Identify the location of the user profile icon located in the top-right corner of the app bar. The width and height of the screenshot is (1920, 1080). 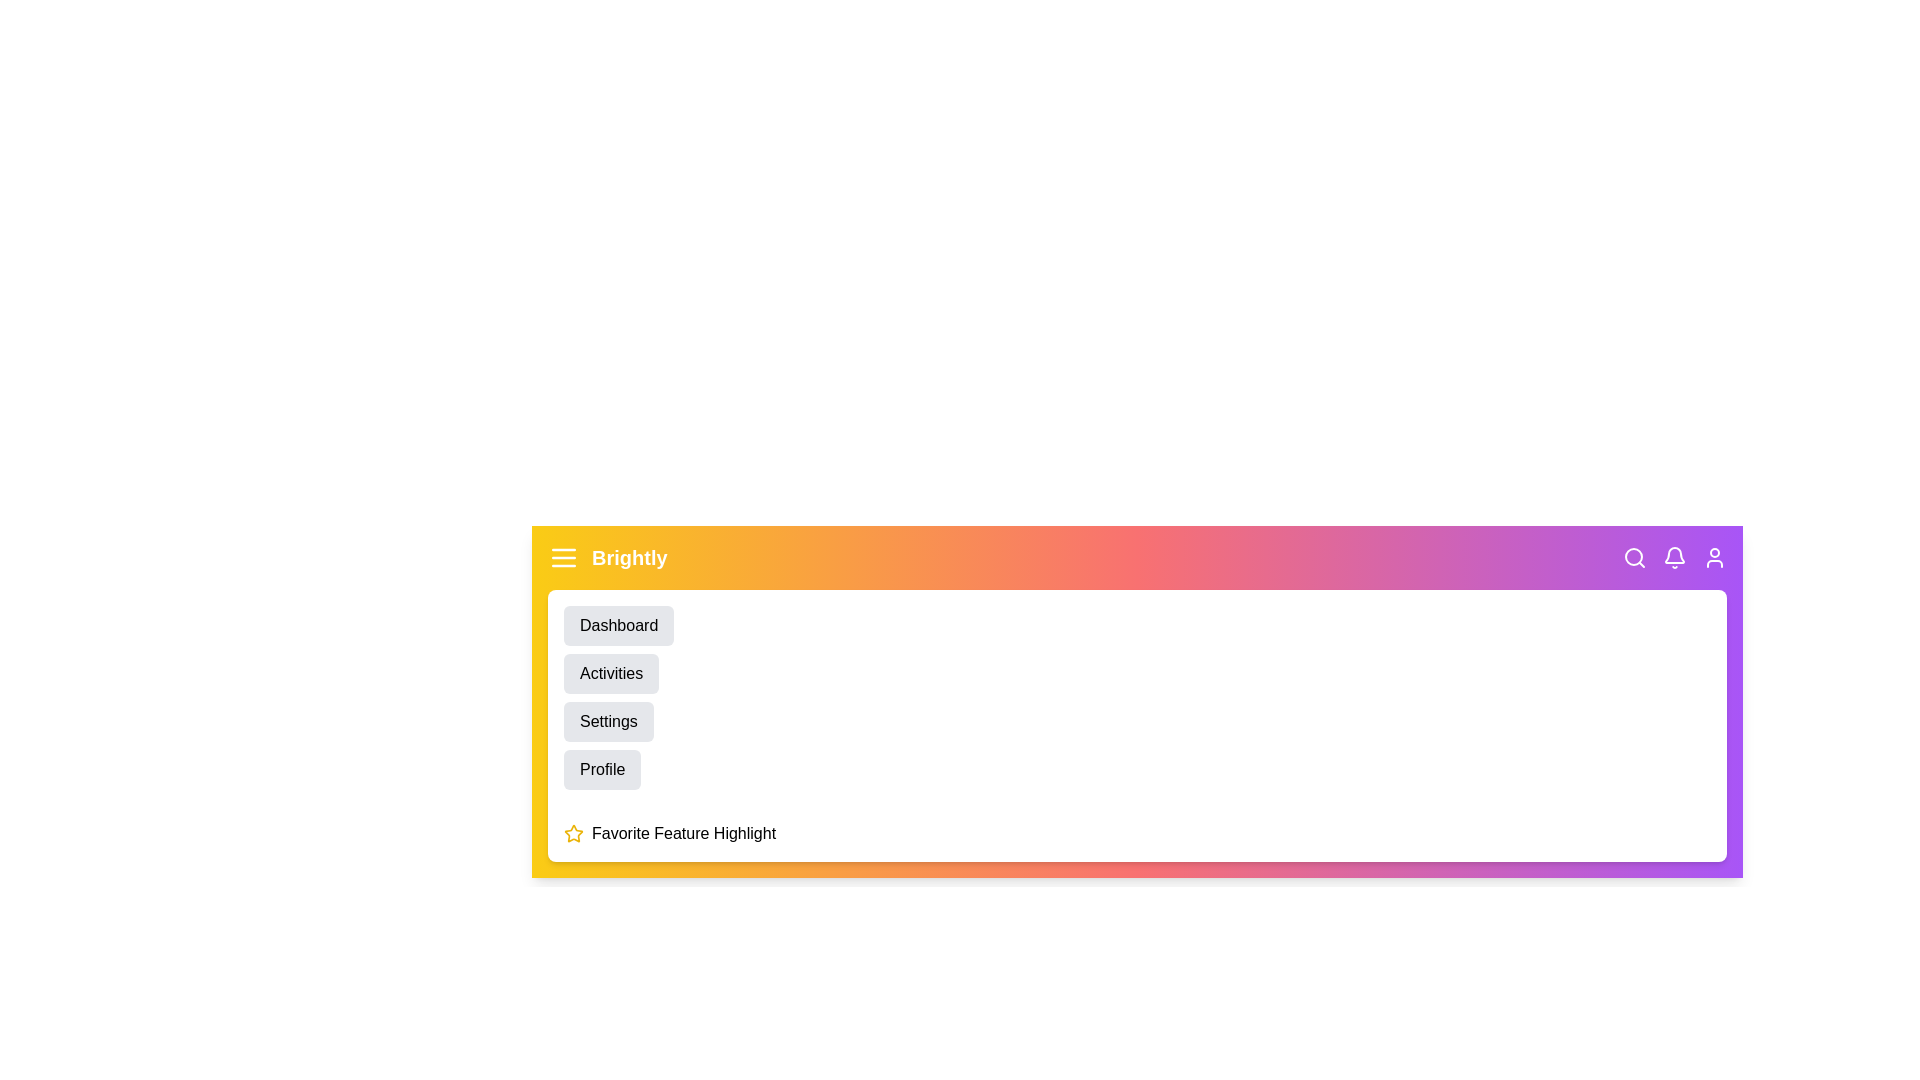
(1713, 558).